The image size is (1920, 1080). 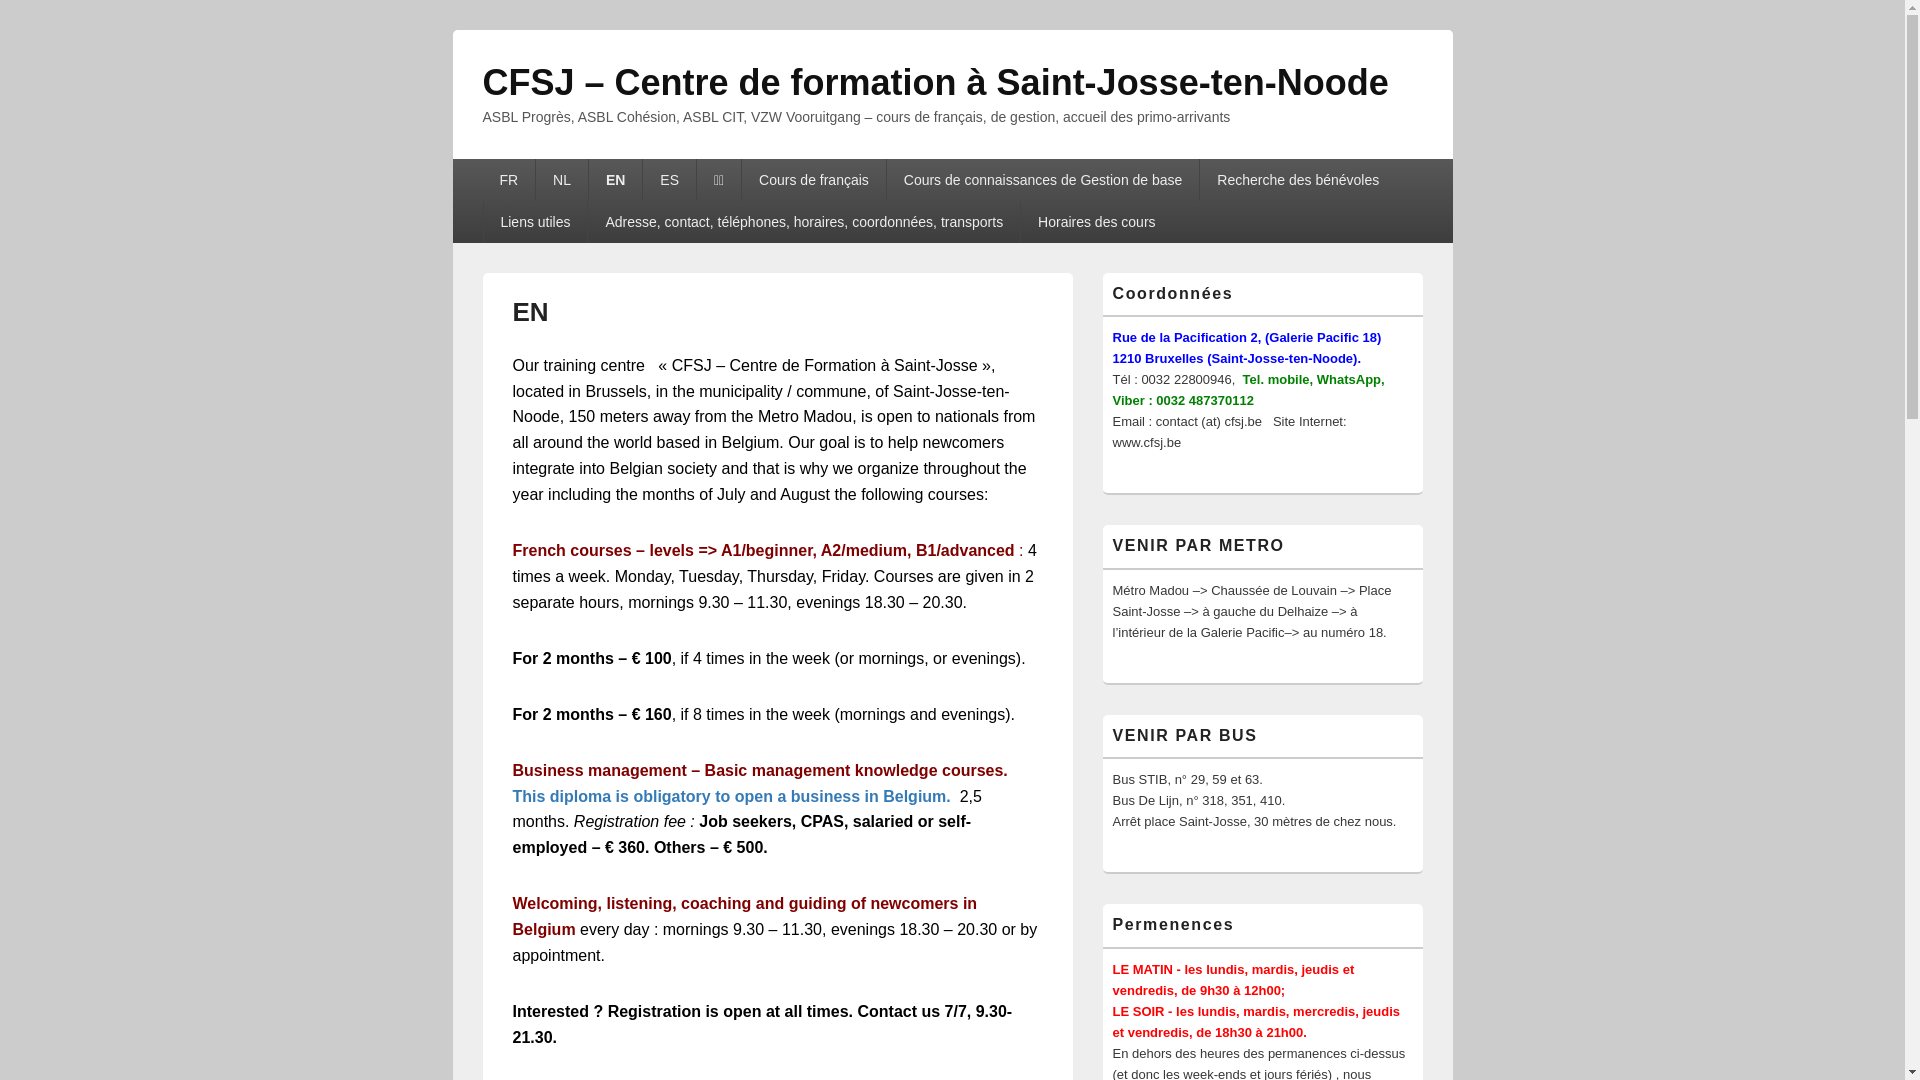 What do you see at coordinates (669, 180) in the screenshot?
I see `'ES'` at bounding box center [669, 180].